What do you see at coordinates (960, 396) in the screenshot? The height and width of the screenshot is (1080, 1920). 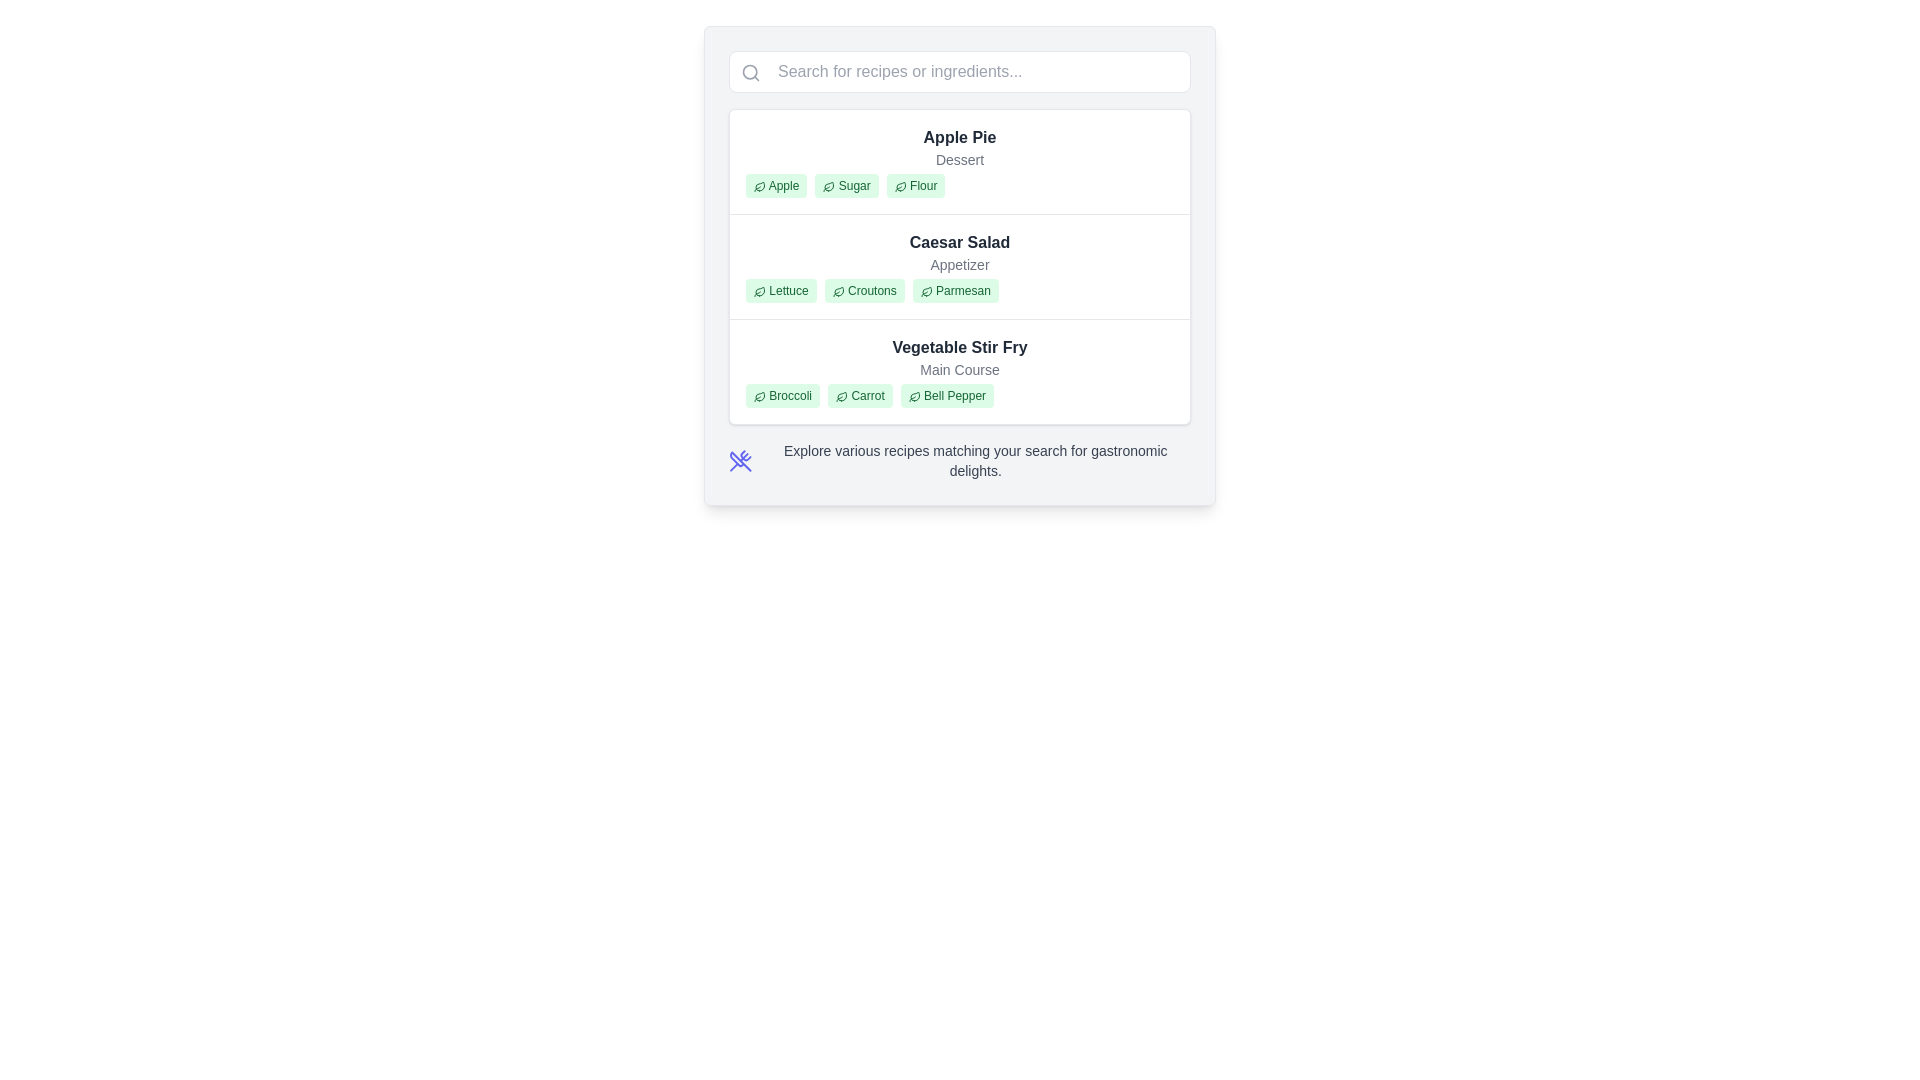 I see `the label cluster that represents the ingredients for the 'Vegetable Stir Fry' dish, located between 'Main Course' and 'Broccoli Carrot Bell Pepper'` at bounding box center [960, 396].